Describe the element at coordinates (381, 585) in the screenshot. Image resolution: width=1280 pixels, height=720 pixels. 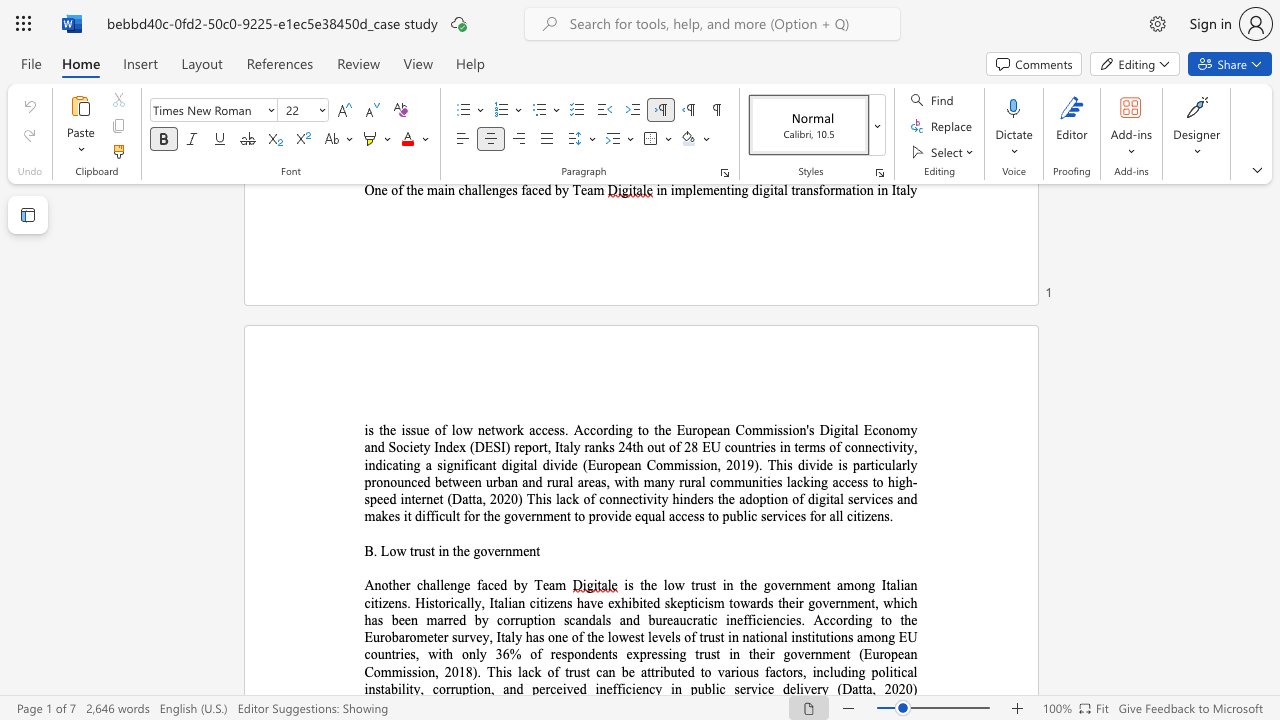
I see `the subset text "other ch" within the text "Another challenge faced by Team"` at that location.